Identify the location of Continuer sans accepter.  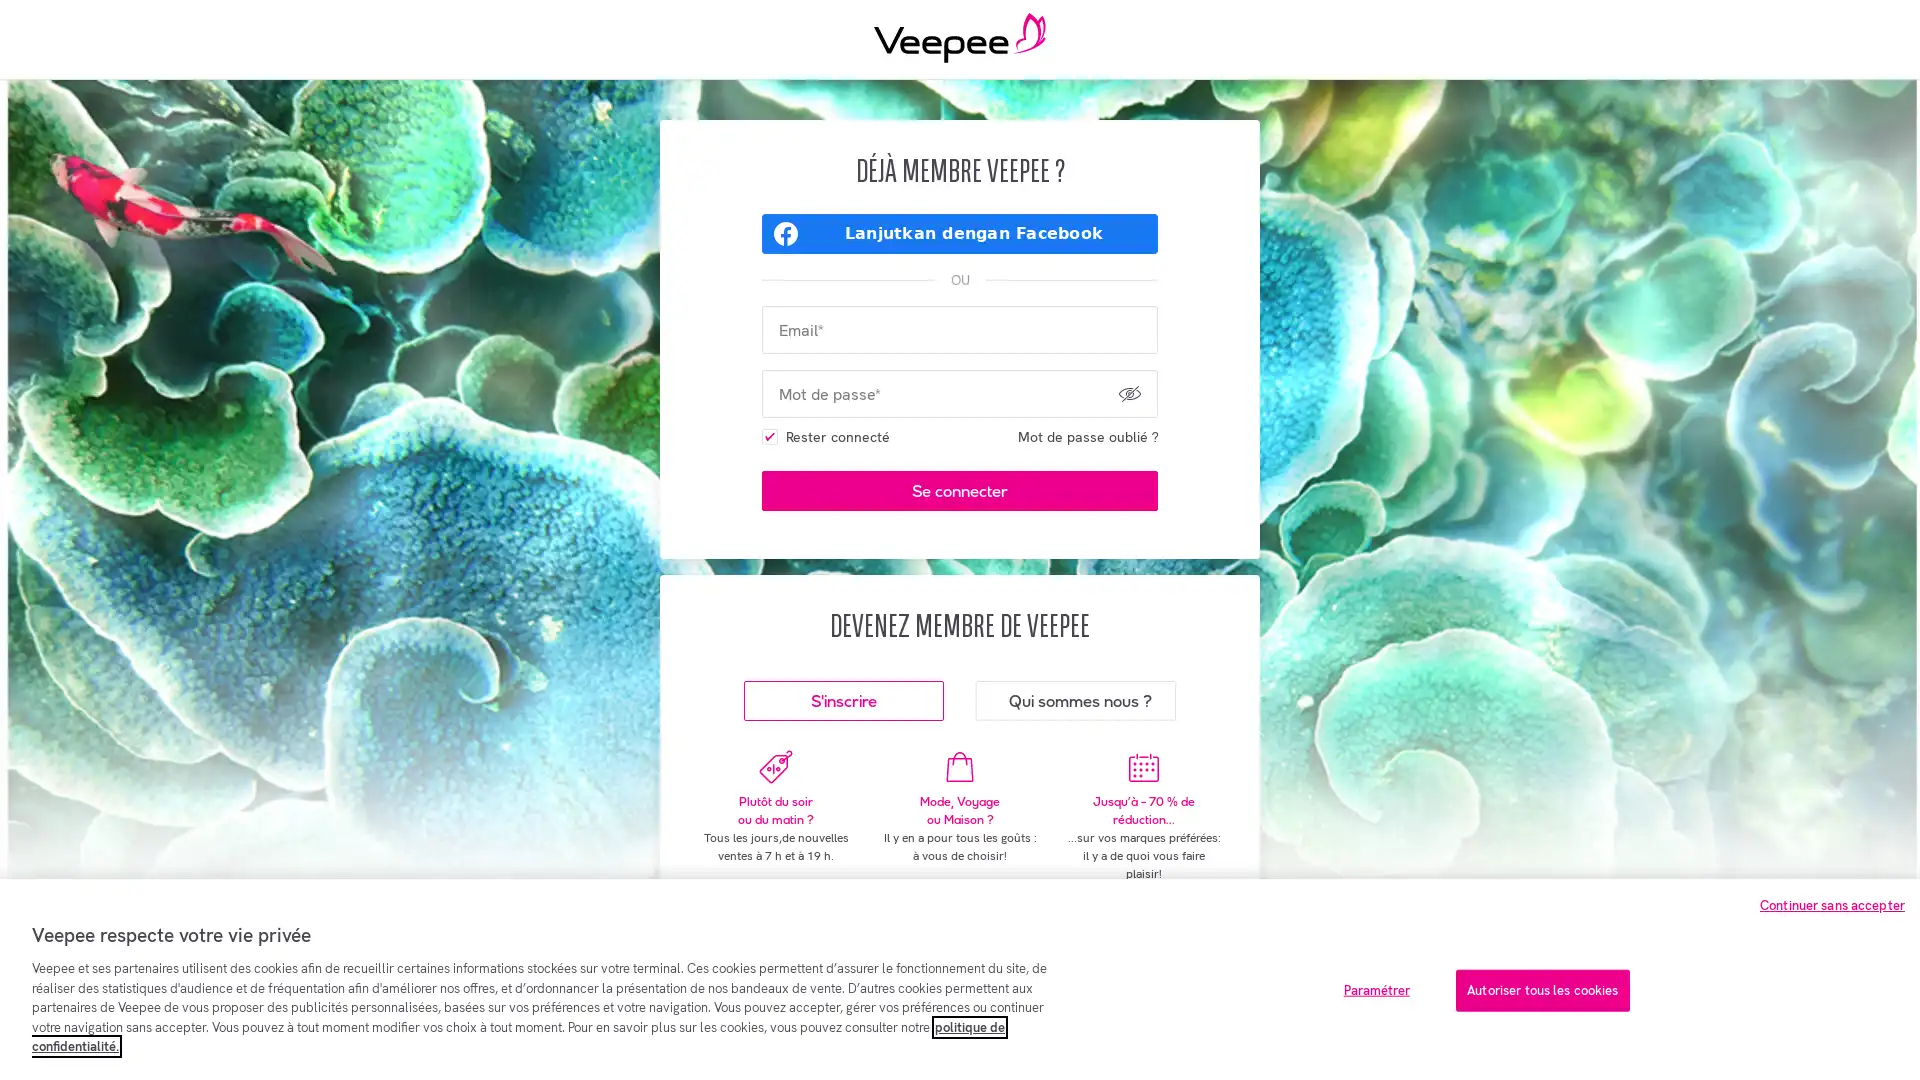
(1832, 905).